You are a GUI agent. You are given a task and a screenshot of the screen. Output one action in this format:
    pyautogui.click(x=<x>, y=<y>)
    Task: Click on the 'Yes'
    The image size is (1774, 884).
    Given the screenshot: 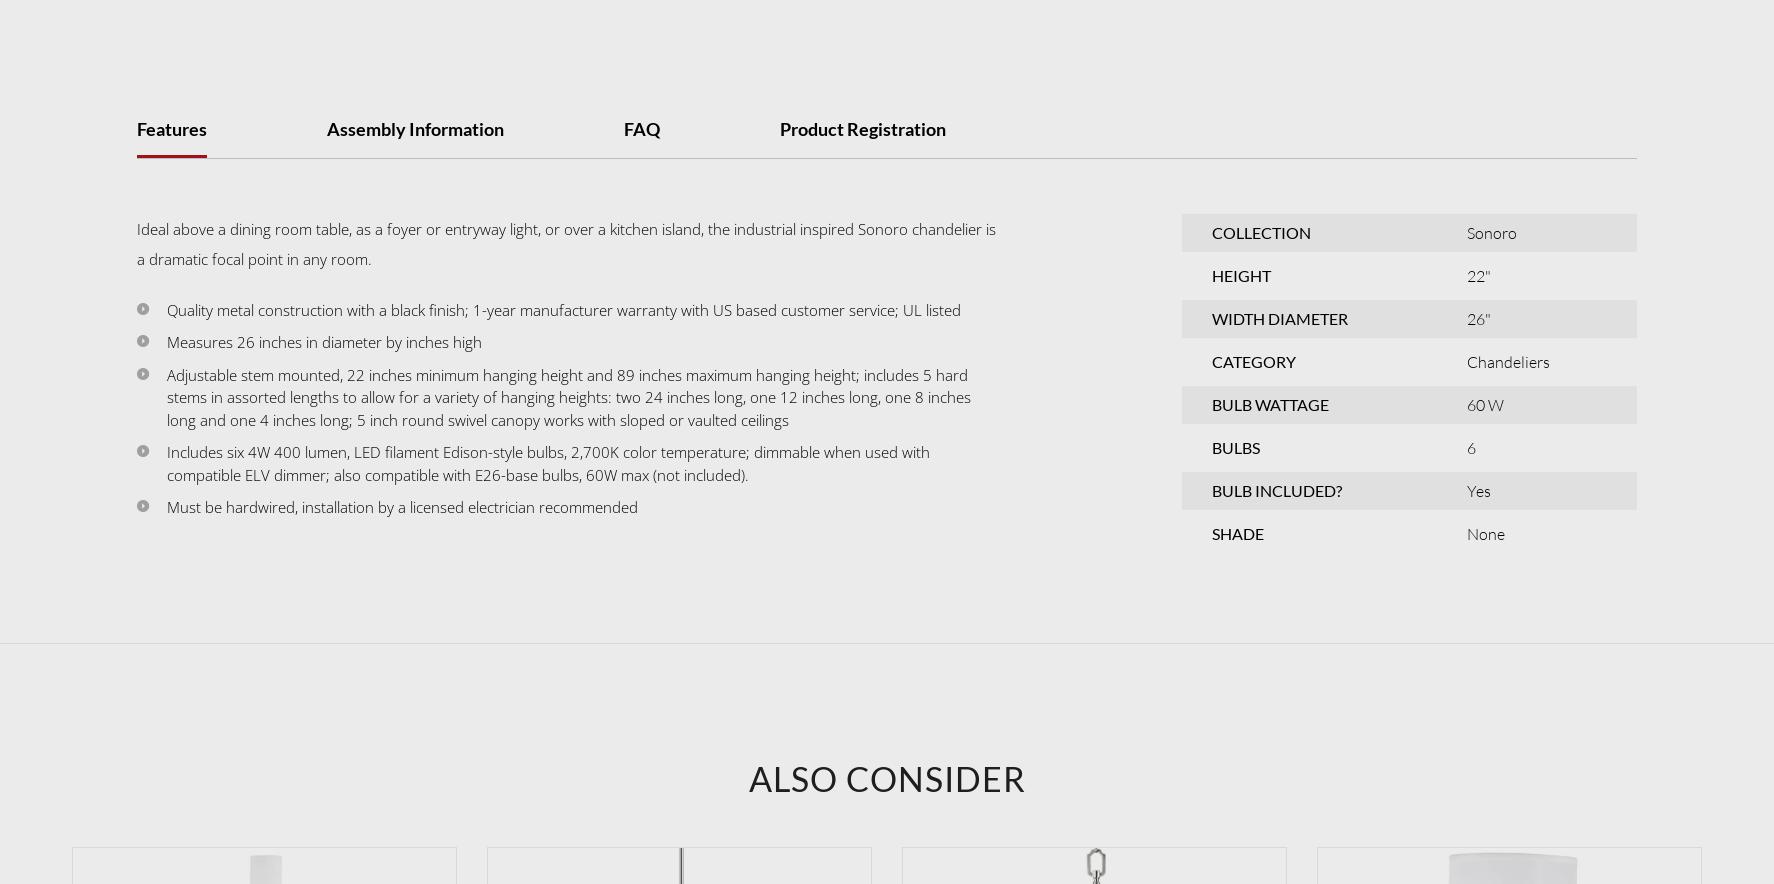 What is the action you would take?
    pyautogui.click(x=1465, y=489)
    